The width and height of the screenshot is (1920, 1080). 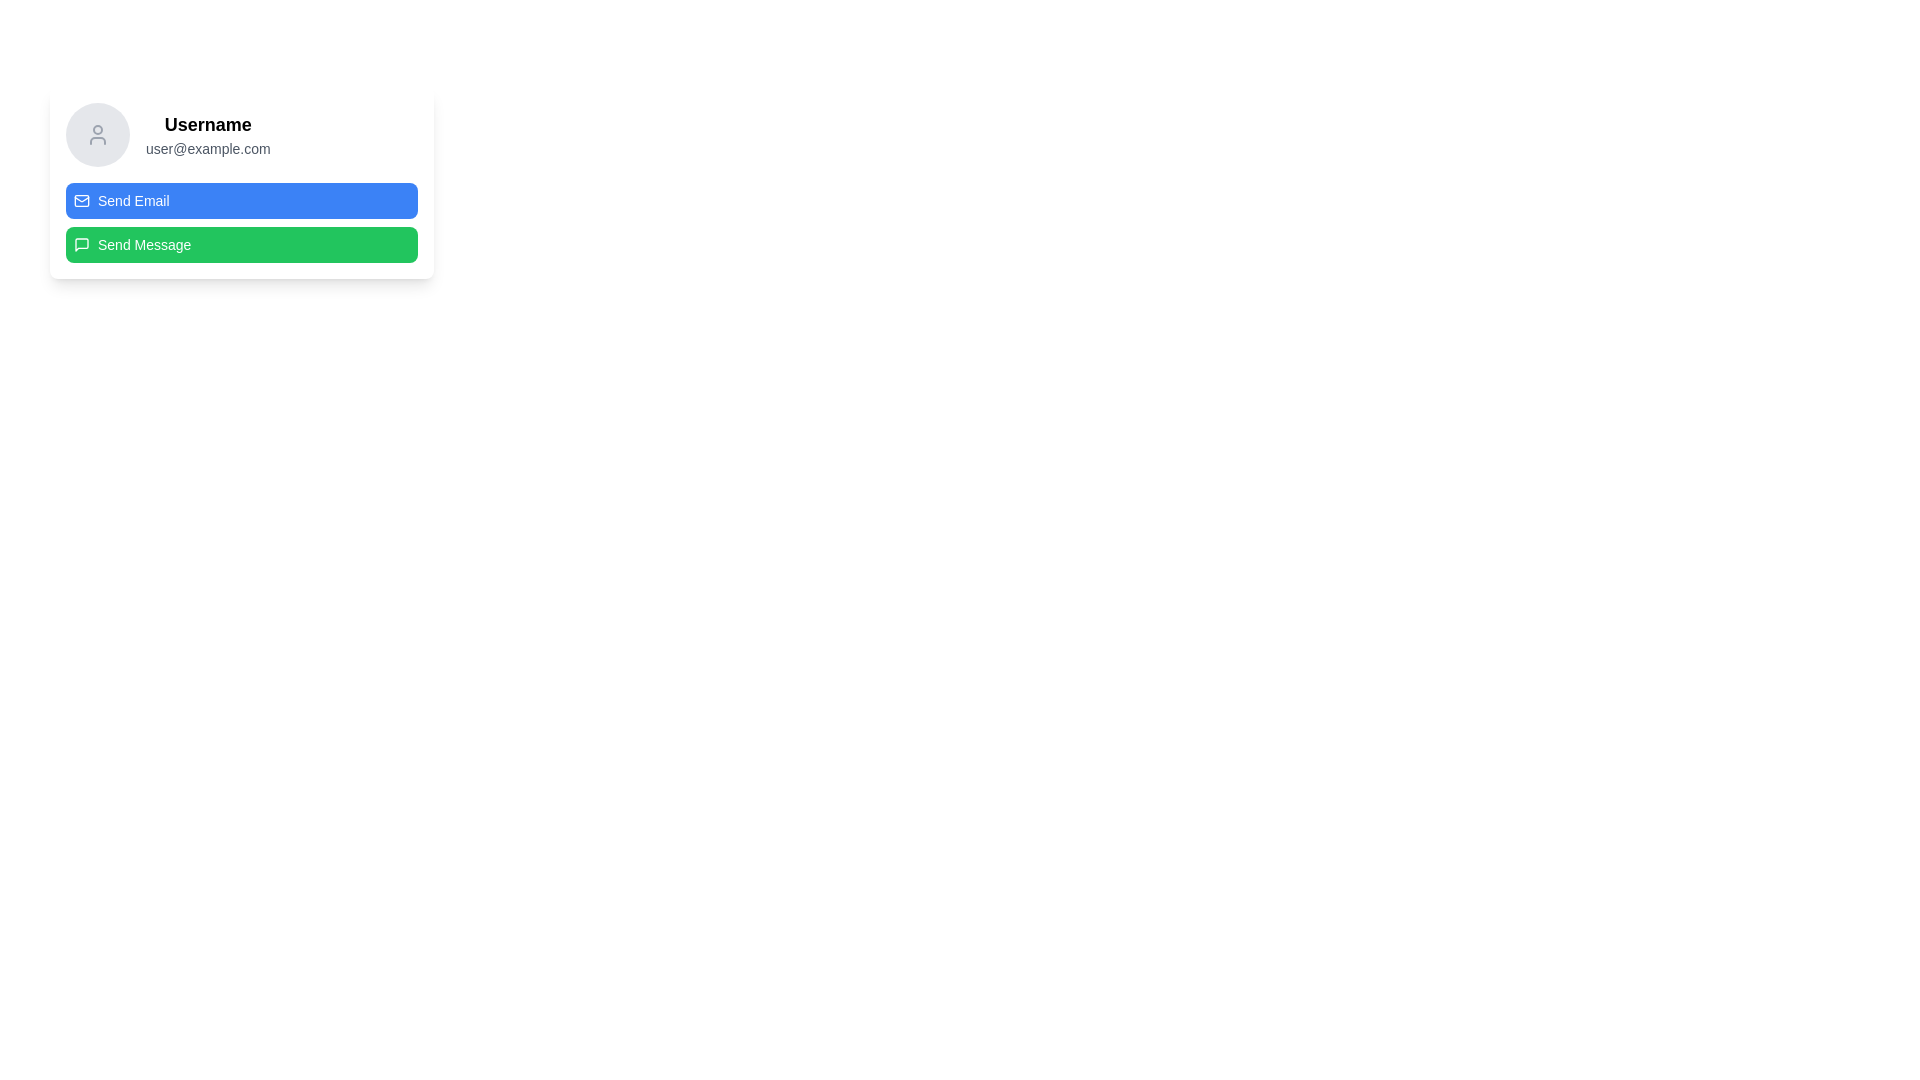 I want to click on the static text element displaying the email address 'user@example.com', which is styled in a smaller gray font and is positioned directly below the 'Username' label, so click(x=208, y=148).